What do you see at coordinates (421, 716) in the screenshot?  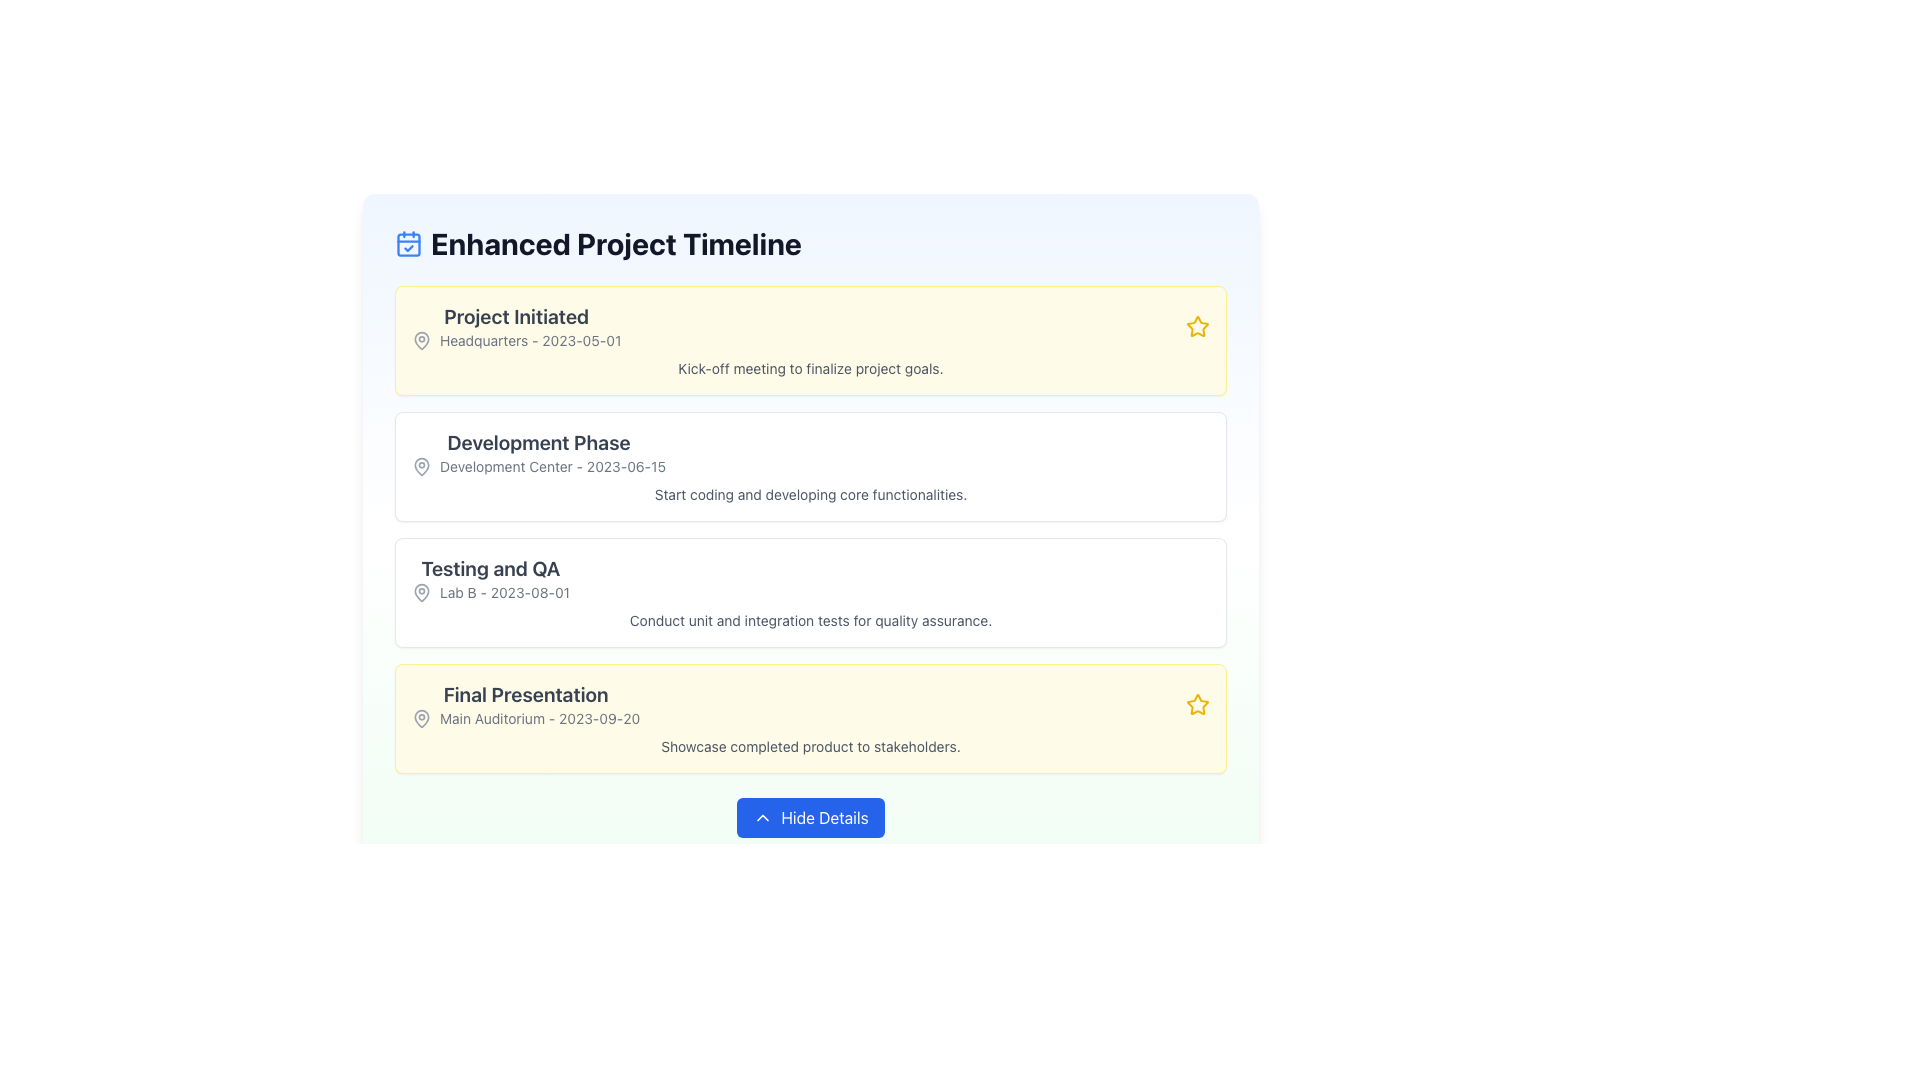 I see `the location marked by the leftmost SVG Icon in the 'Final Presentation' timeline entry, which is the fourth map pin icon in the timeline card` at bounding box center [421, 716].